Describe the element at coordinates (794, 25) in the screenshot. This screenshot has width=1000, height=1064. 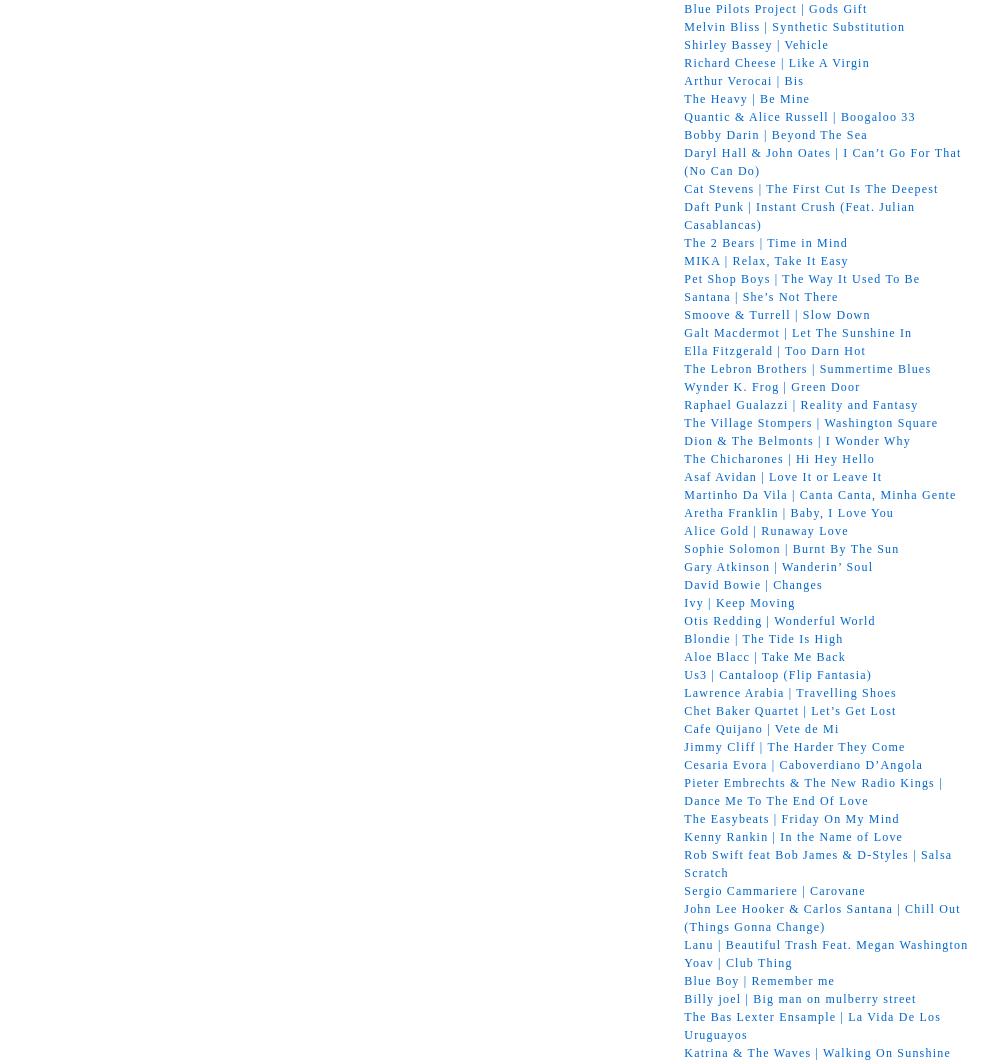
I see `'Melvin Bliss | Synthetic Substitution'` at that location.